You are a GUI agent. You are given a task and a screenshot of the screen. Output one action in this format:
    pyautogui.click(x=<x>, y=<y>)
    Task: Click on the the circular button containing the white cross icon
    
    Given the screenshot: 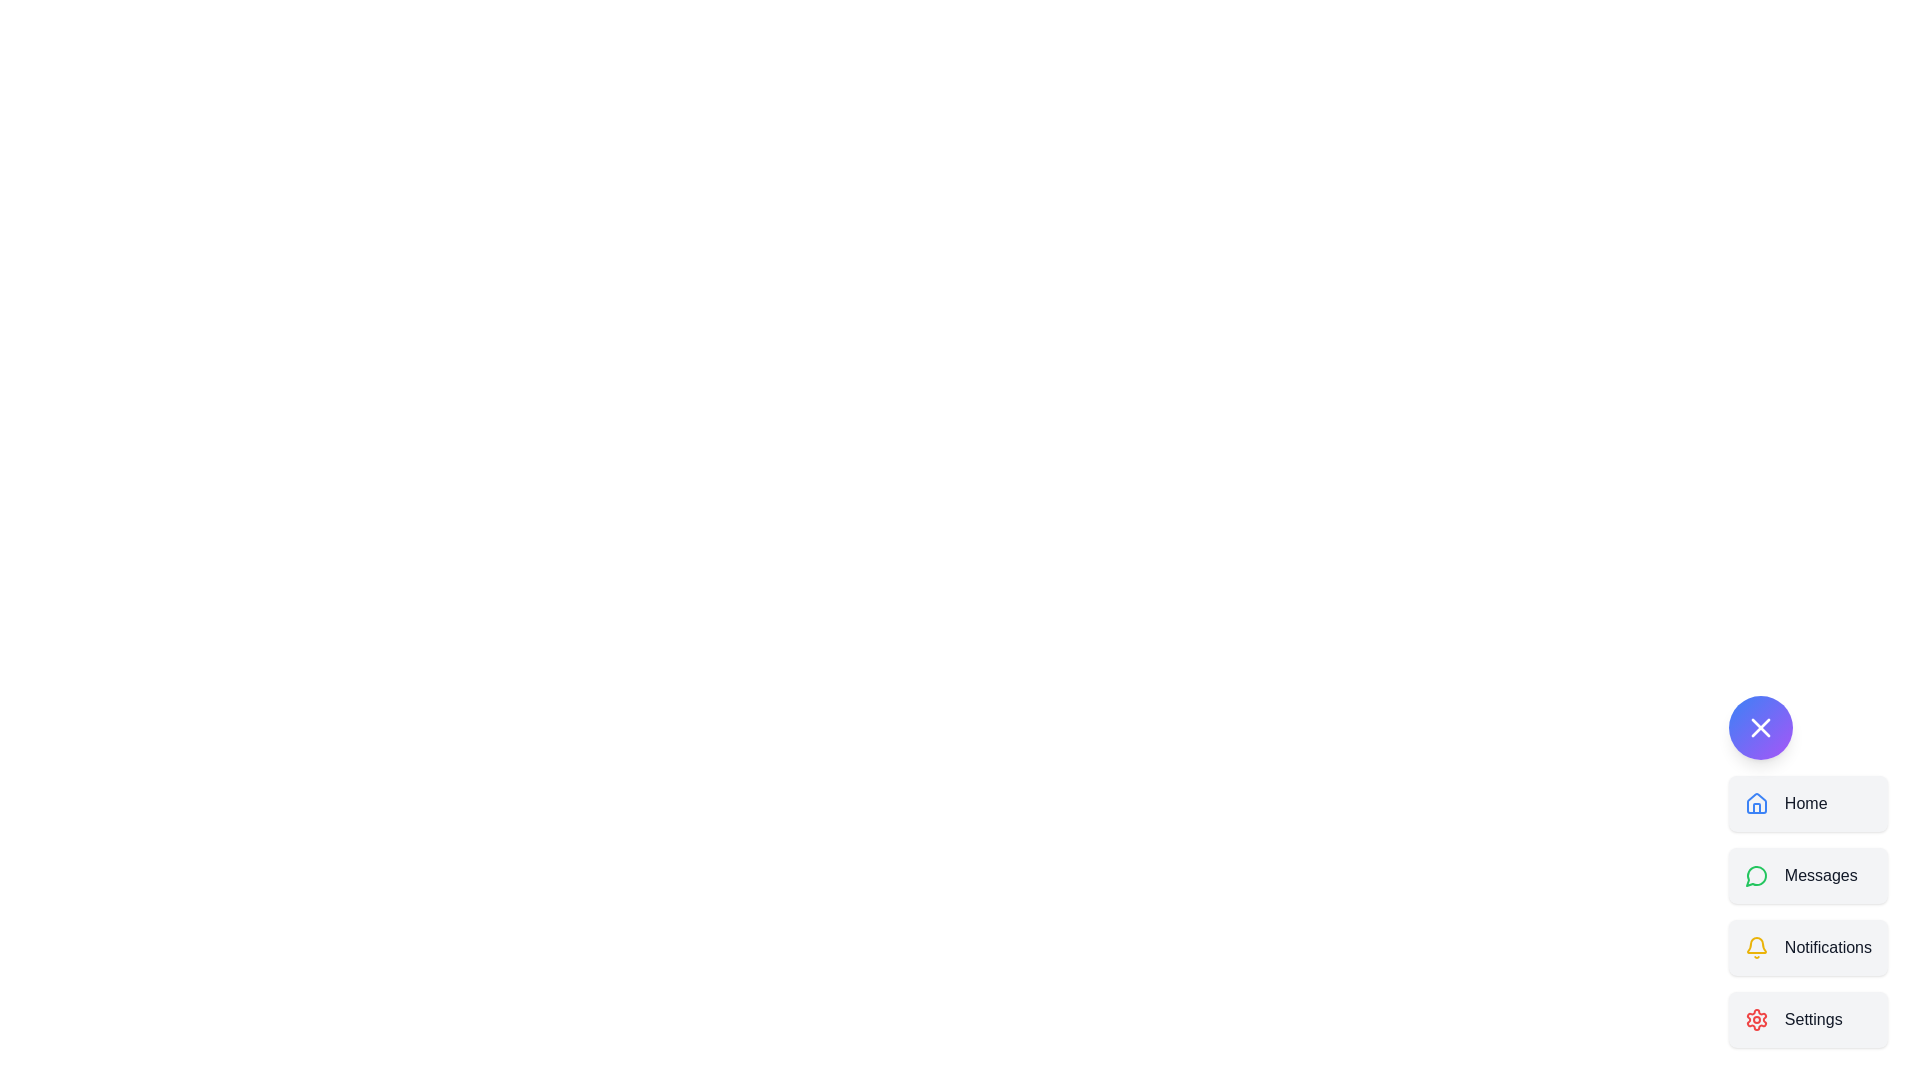 What is the action you would take?
    pyautogui.click(x=1760, y=728)
    